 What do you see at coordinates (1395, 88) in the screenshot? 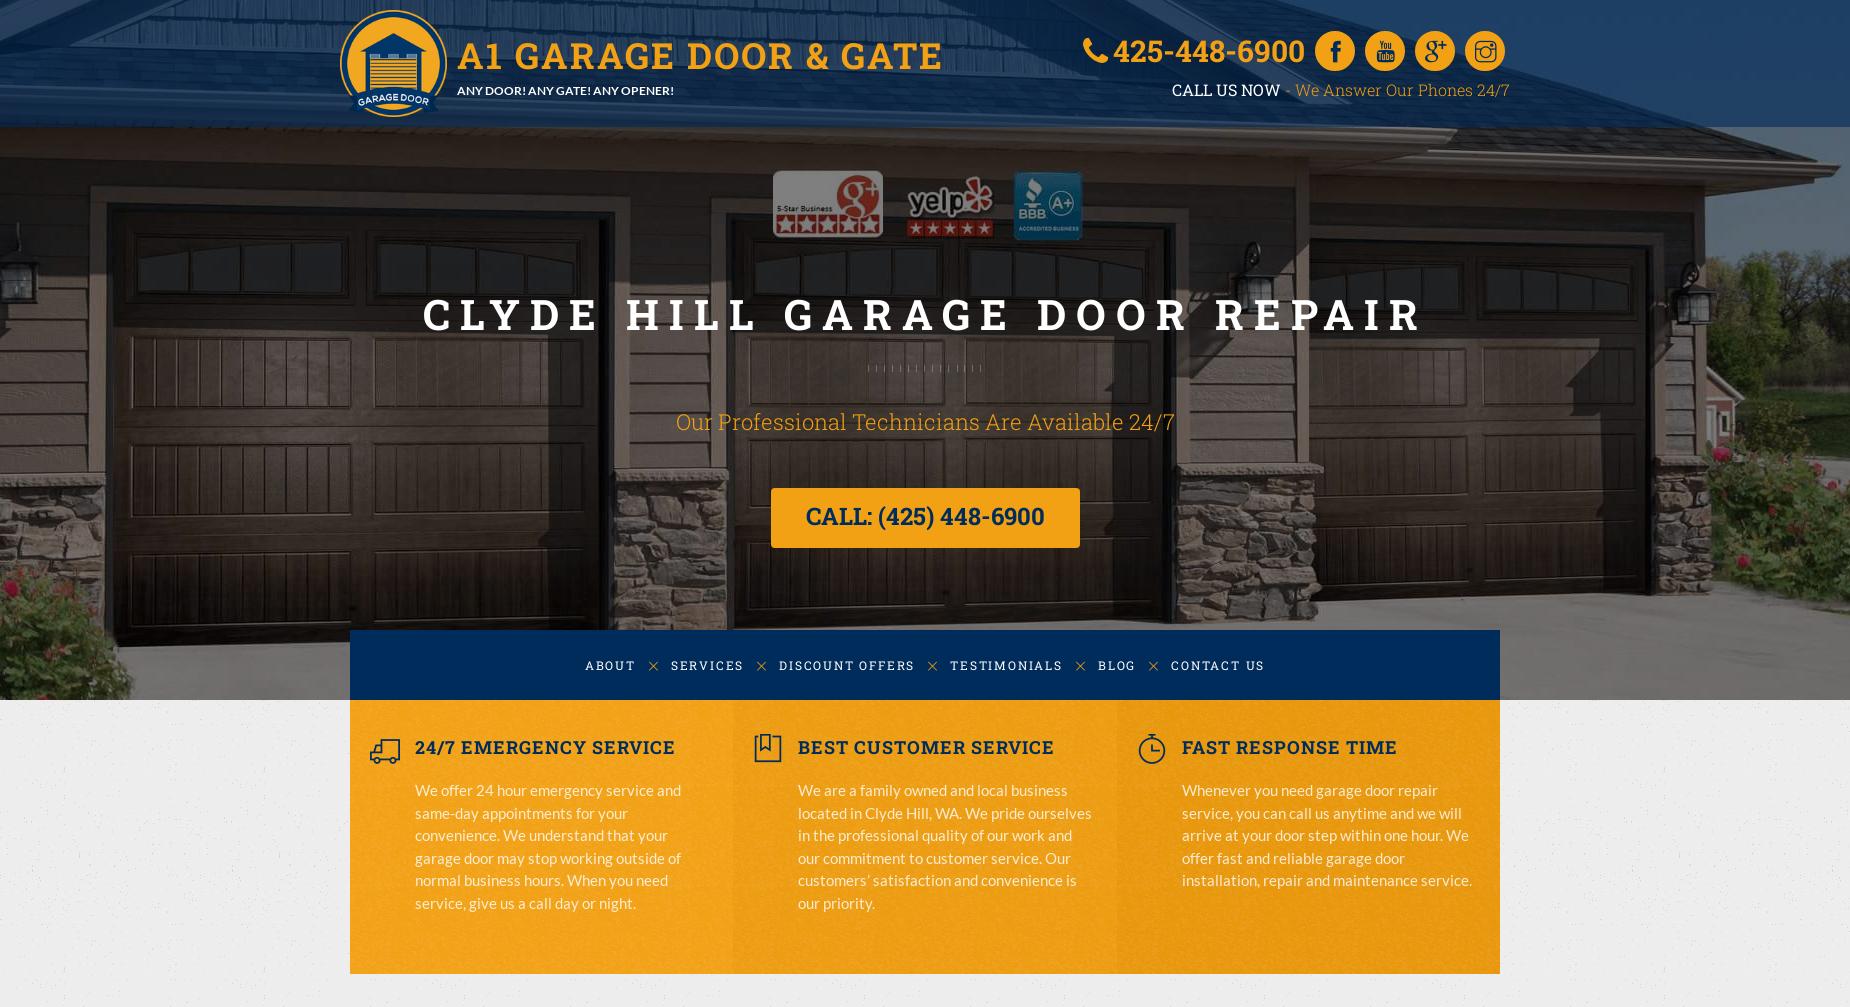
I see `'- We Answer Our Phones 24/7'` at bounding box center [1395, 88].